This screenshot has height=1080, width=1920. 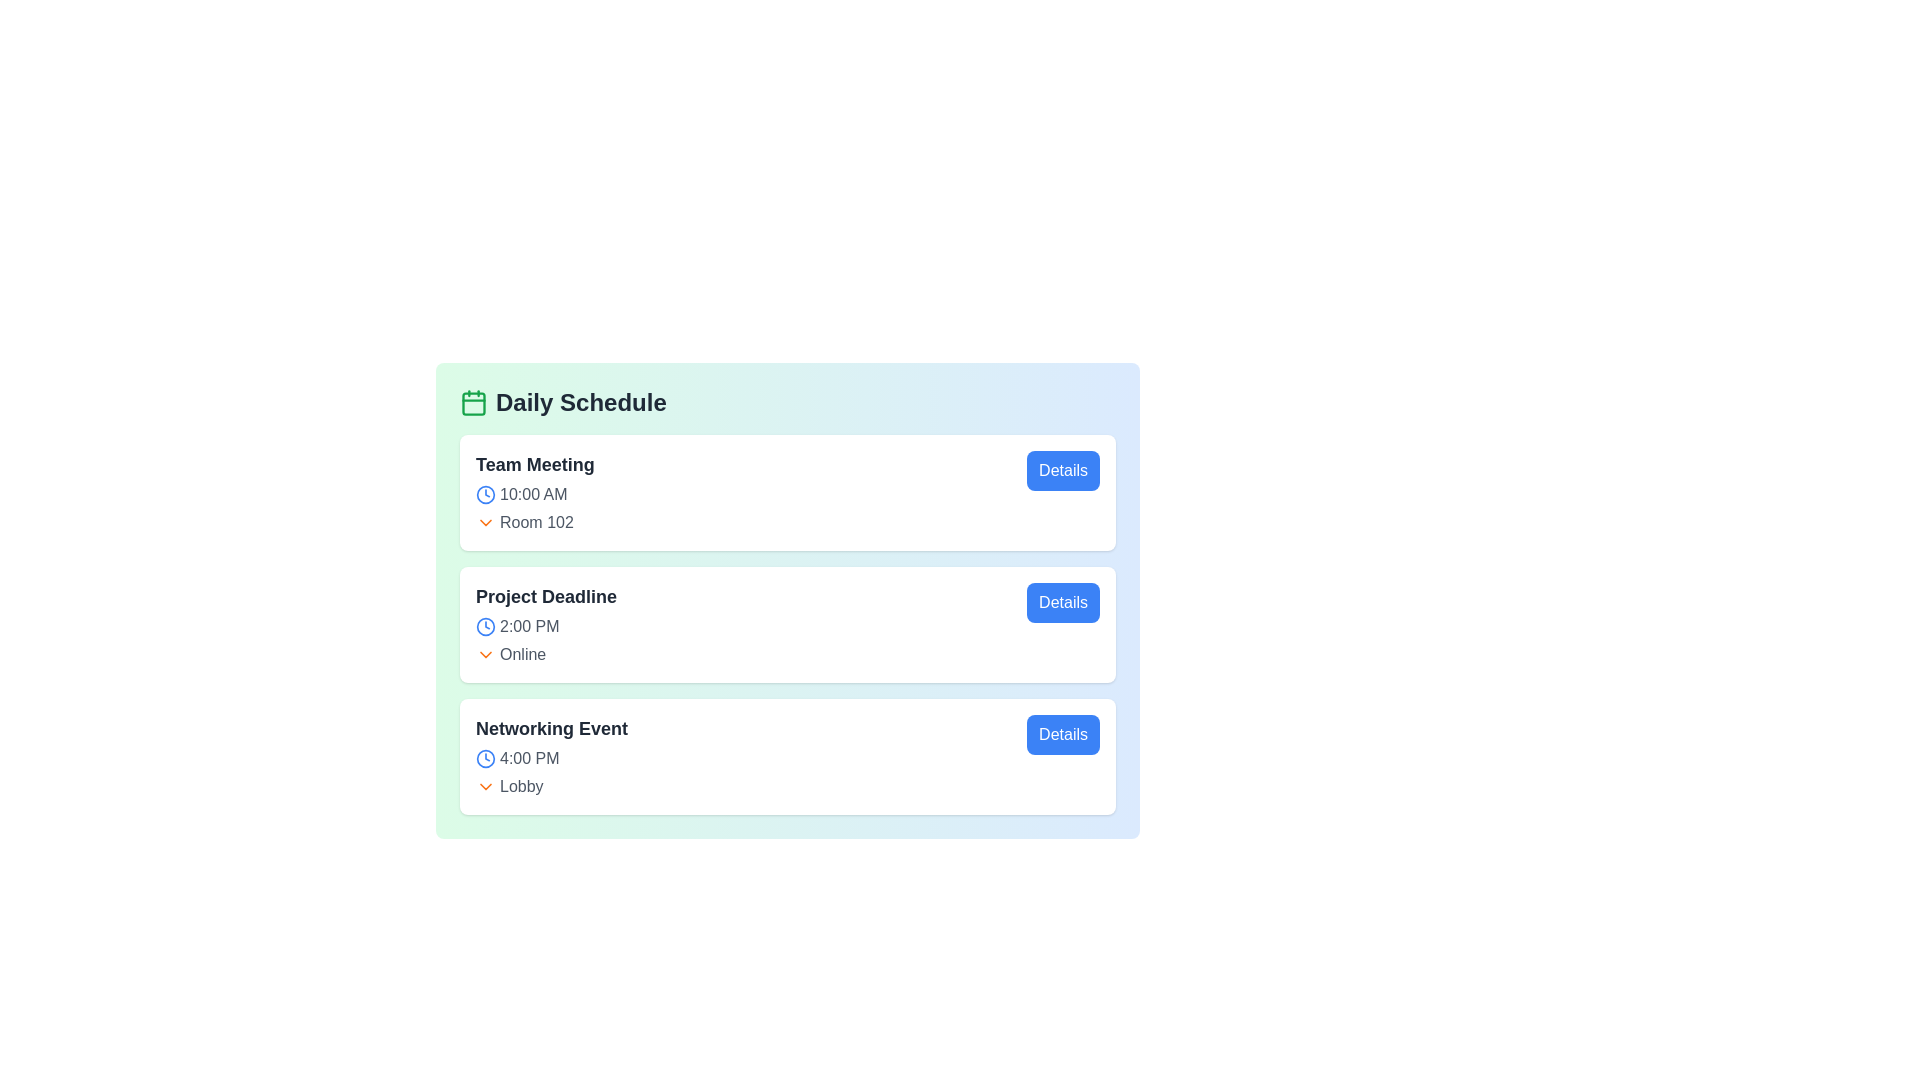 I want to click on the text element that indicates the time of the 'Networking Event', located in the 'Daily Schedule' section, positioned below the event title and above the location 'Lobby', so click(x=552, y=759).